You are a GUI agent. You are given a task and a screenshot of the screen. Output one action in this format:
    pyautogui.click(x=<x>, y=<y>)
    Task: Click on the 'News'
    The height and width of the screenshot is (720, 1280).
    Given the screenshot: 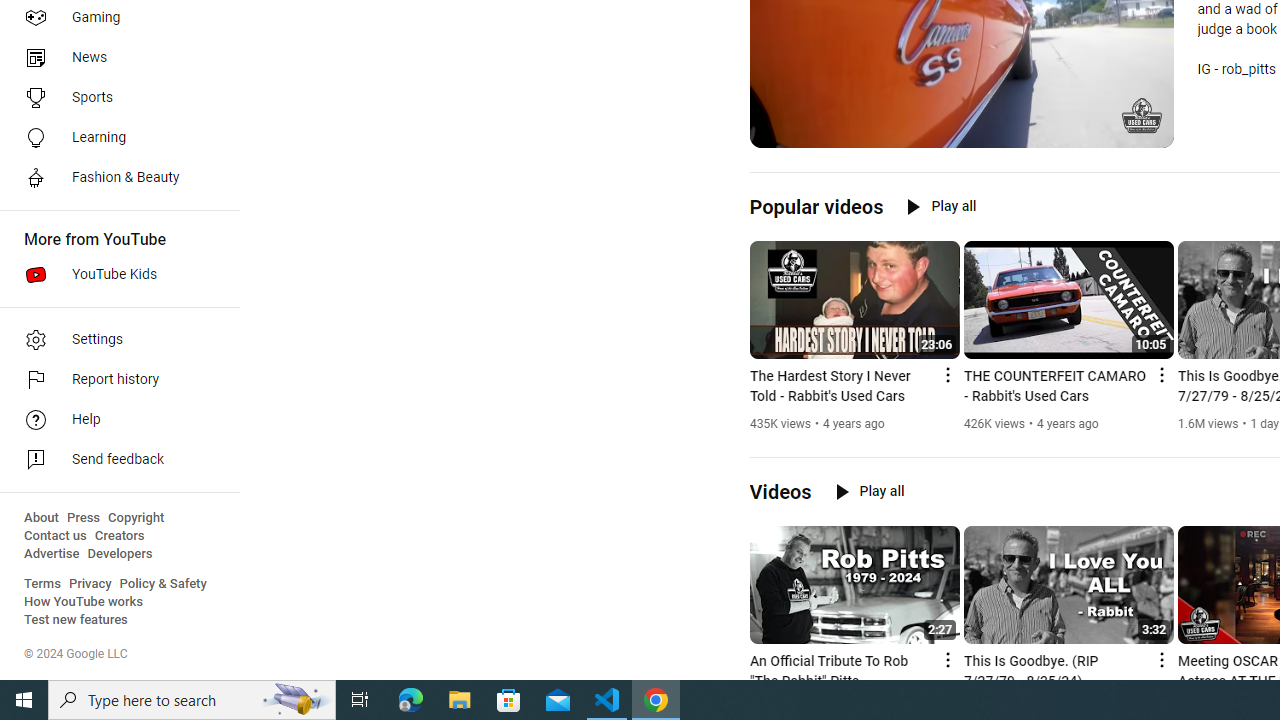 What is the action you would take?
    pyautogui.click(x=112, y=56)
    